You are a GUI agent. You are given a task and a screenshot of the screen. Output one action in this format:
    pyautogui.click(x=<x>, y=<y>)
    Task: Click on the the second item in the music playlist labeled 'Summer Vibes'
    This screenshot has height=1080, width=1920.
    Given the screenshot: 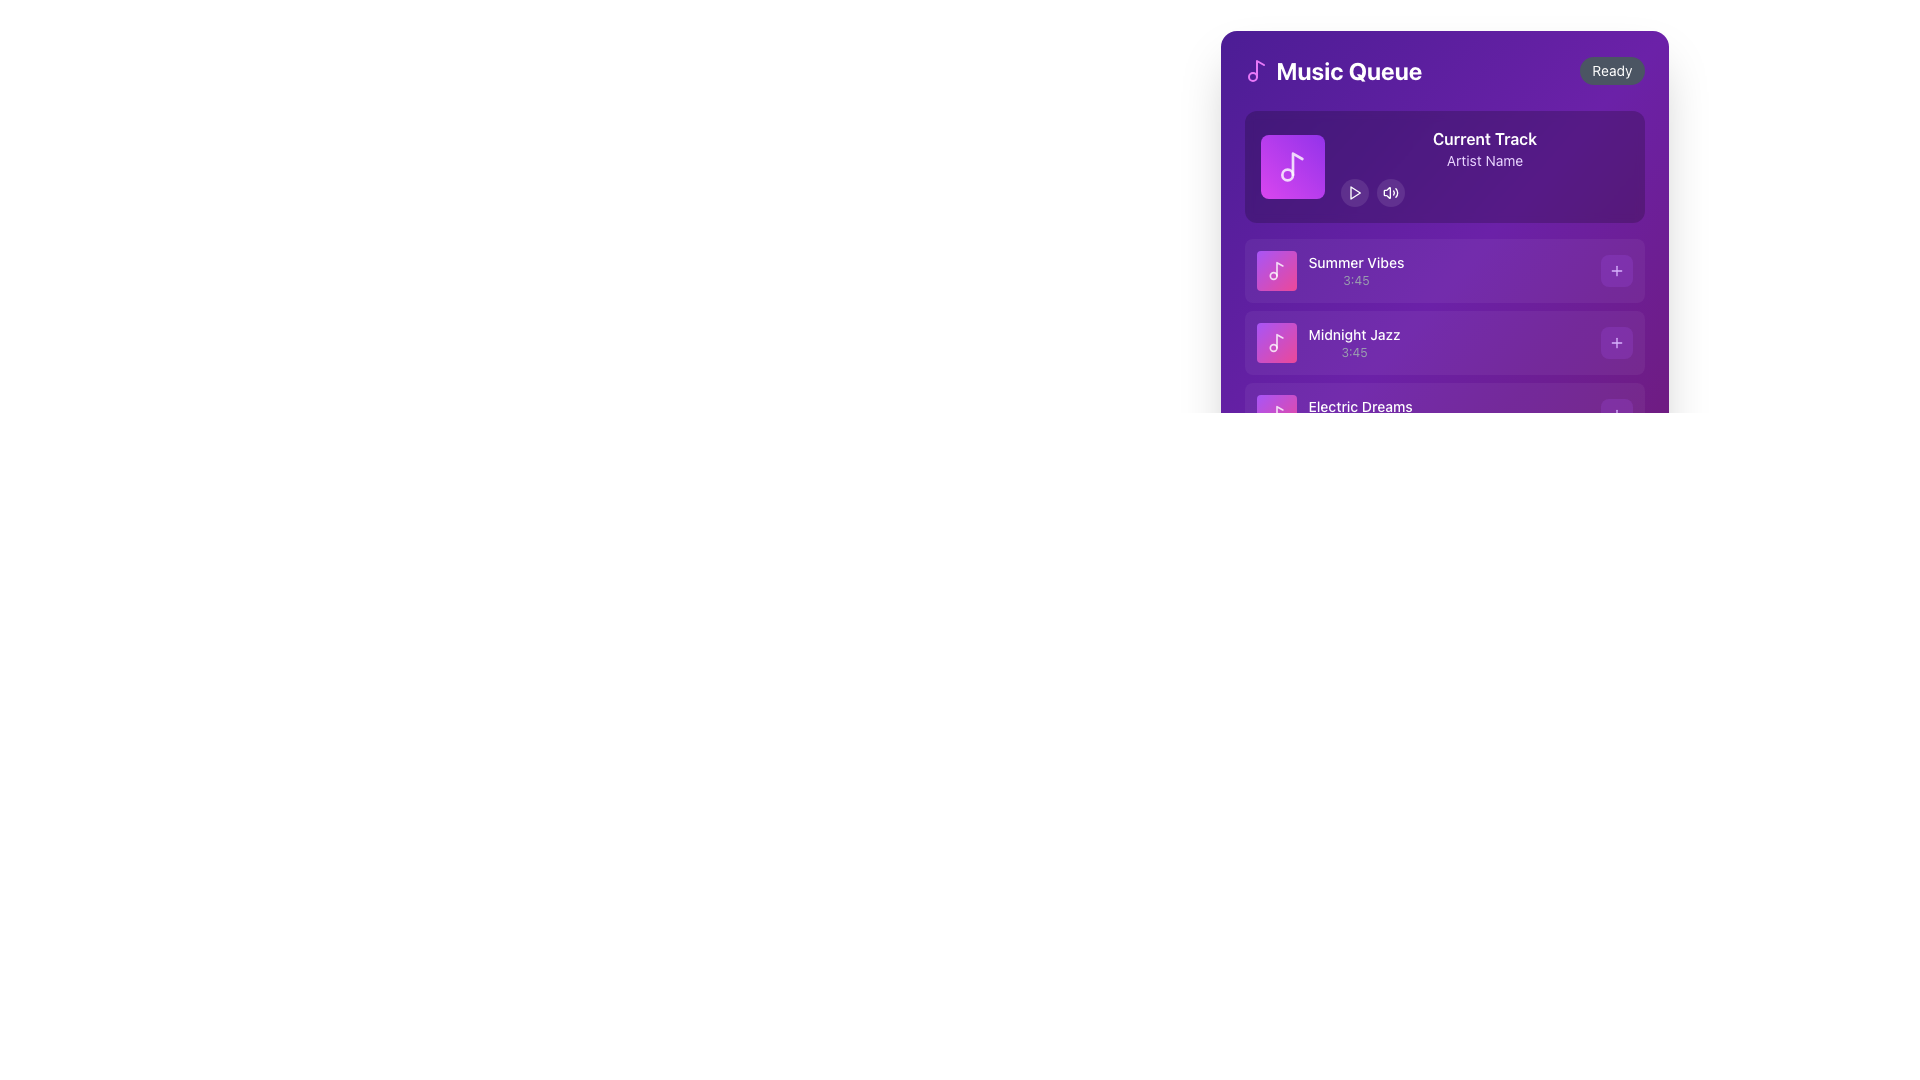 What is the action you would take?
    pyautogui.click(x=1330, y=270)
    